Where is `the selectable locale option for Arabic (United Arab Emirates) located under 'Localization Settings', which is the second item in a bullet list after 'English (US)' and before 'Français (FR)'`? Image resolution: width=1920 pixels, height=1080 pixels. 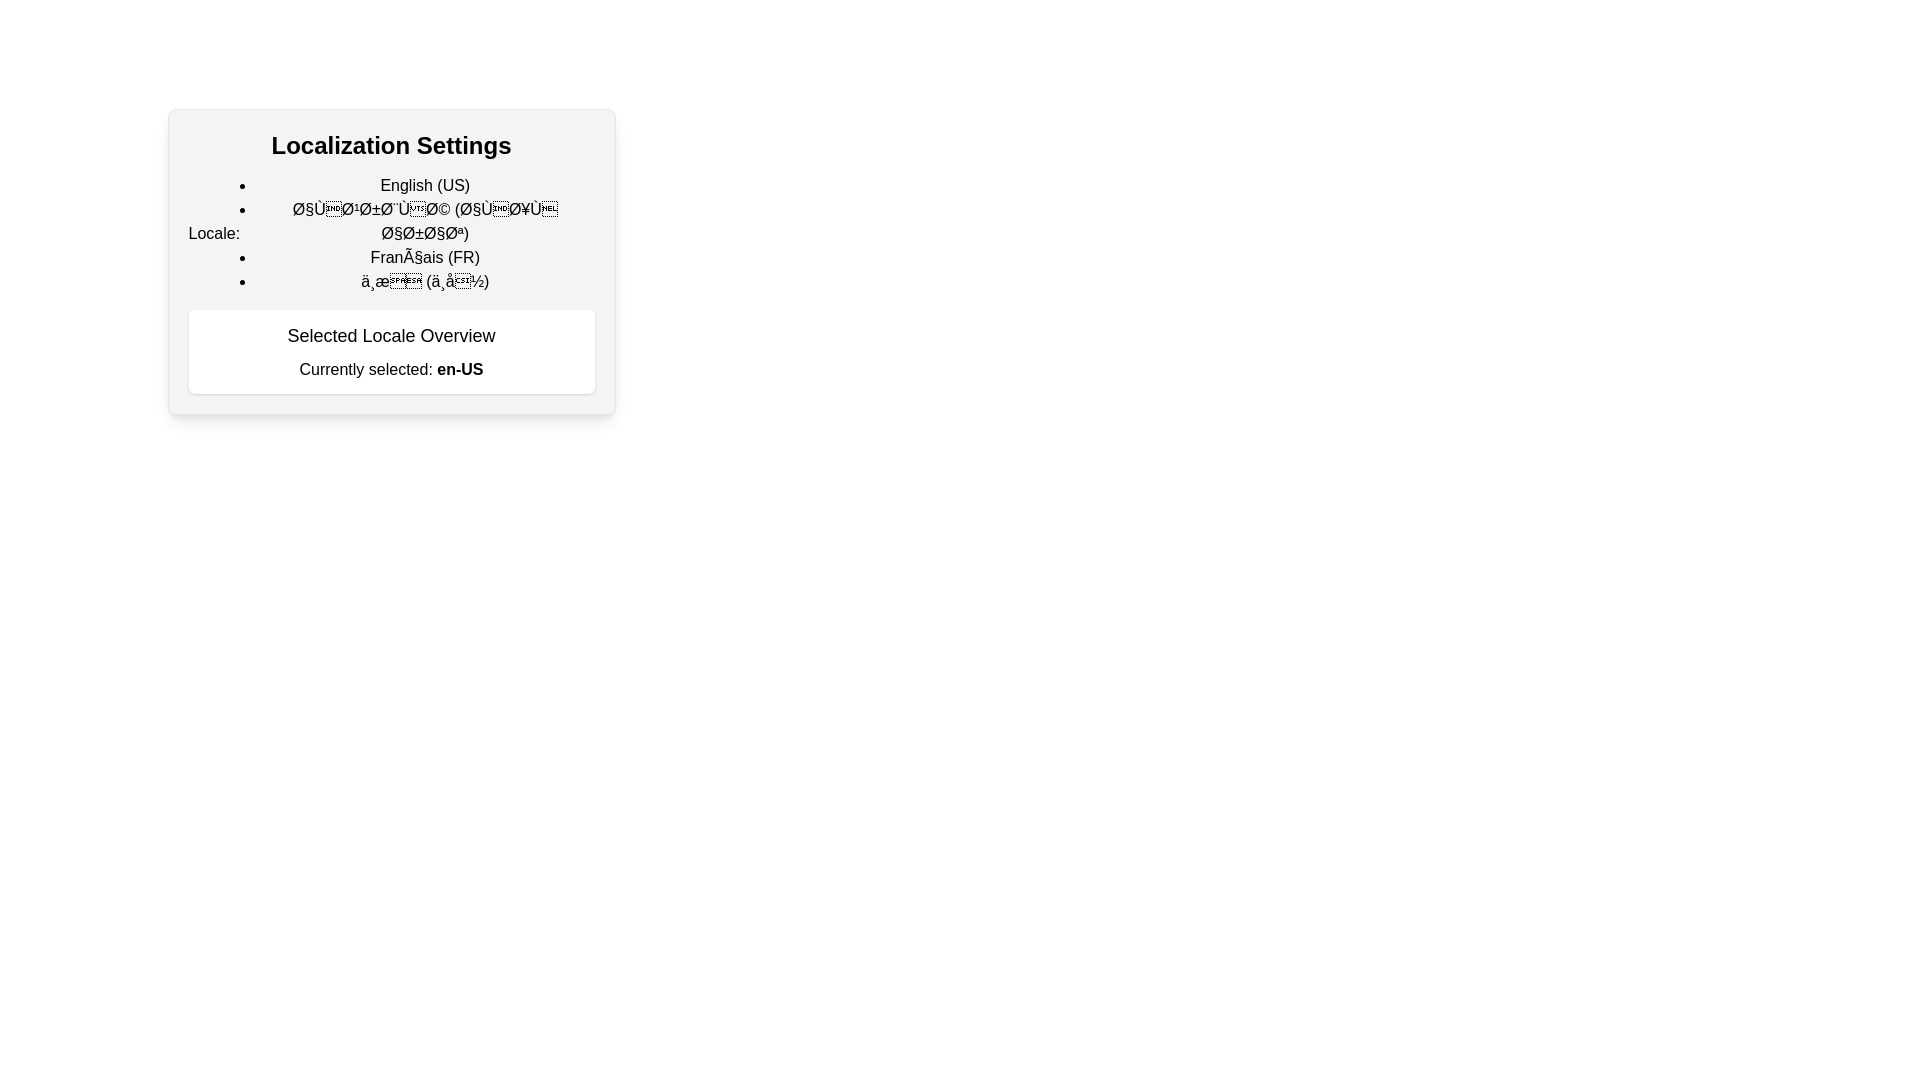 the selectable locale option for Arabic (United Arab Emirates) located under 'Localization Settings', which is the second item in a bullet list after 'English (US)' and before 'Français (FR)' is located at coordinates (424, 222).